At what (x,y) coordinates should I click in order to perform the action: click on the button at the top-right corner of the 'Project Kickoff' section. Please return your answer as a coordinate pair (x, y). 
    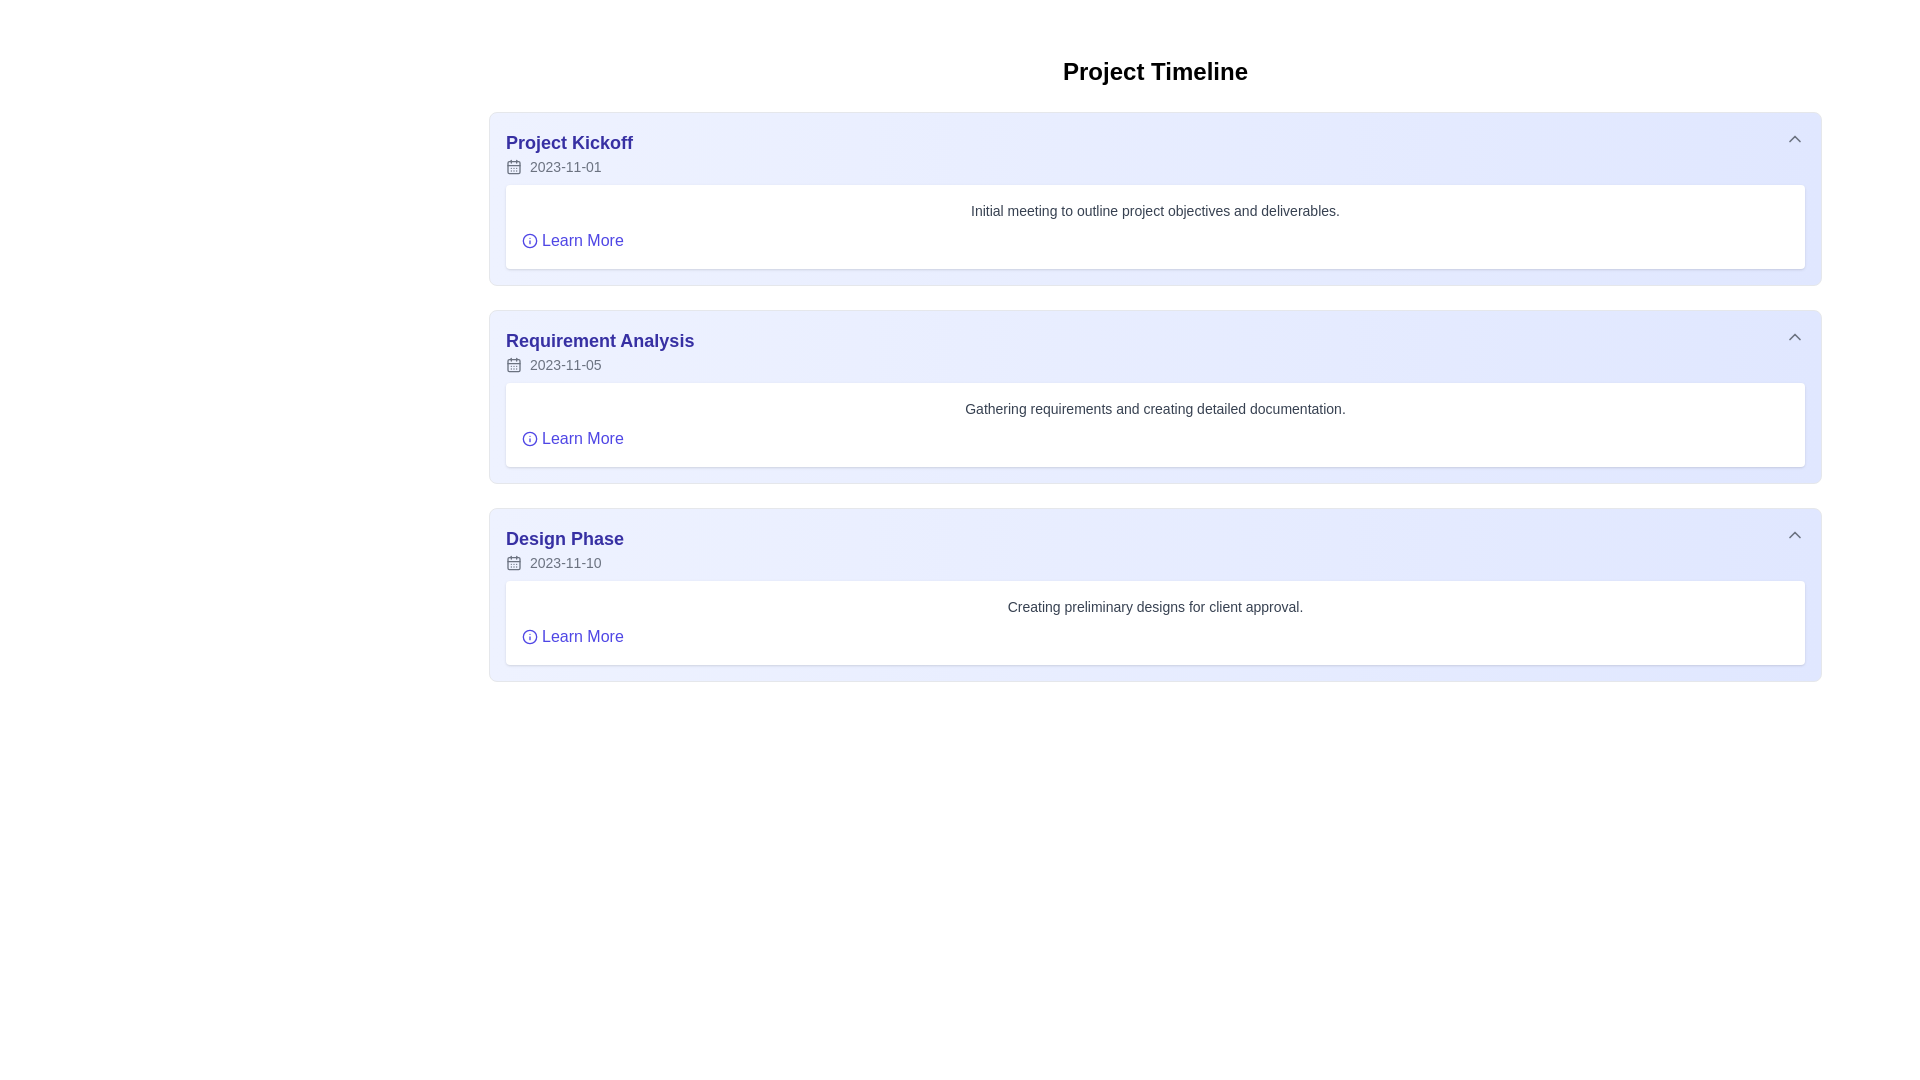
    Looking at the image, I should click on (1795, 137).